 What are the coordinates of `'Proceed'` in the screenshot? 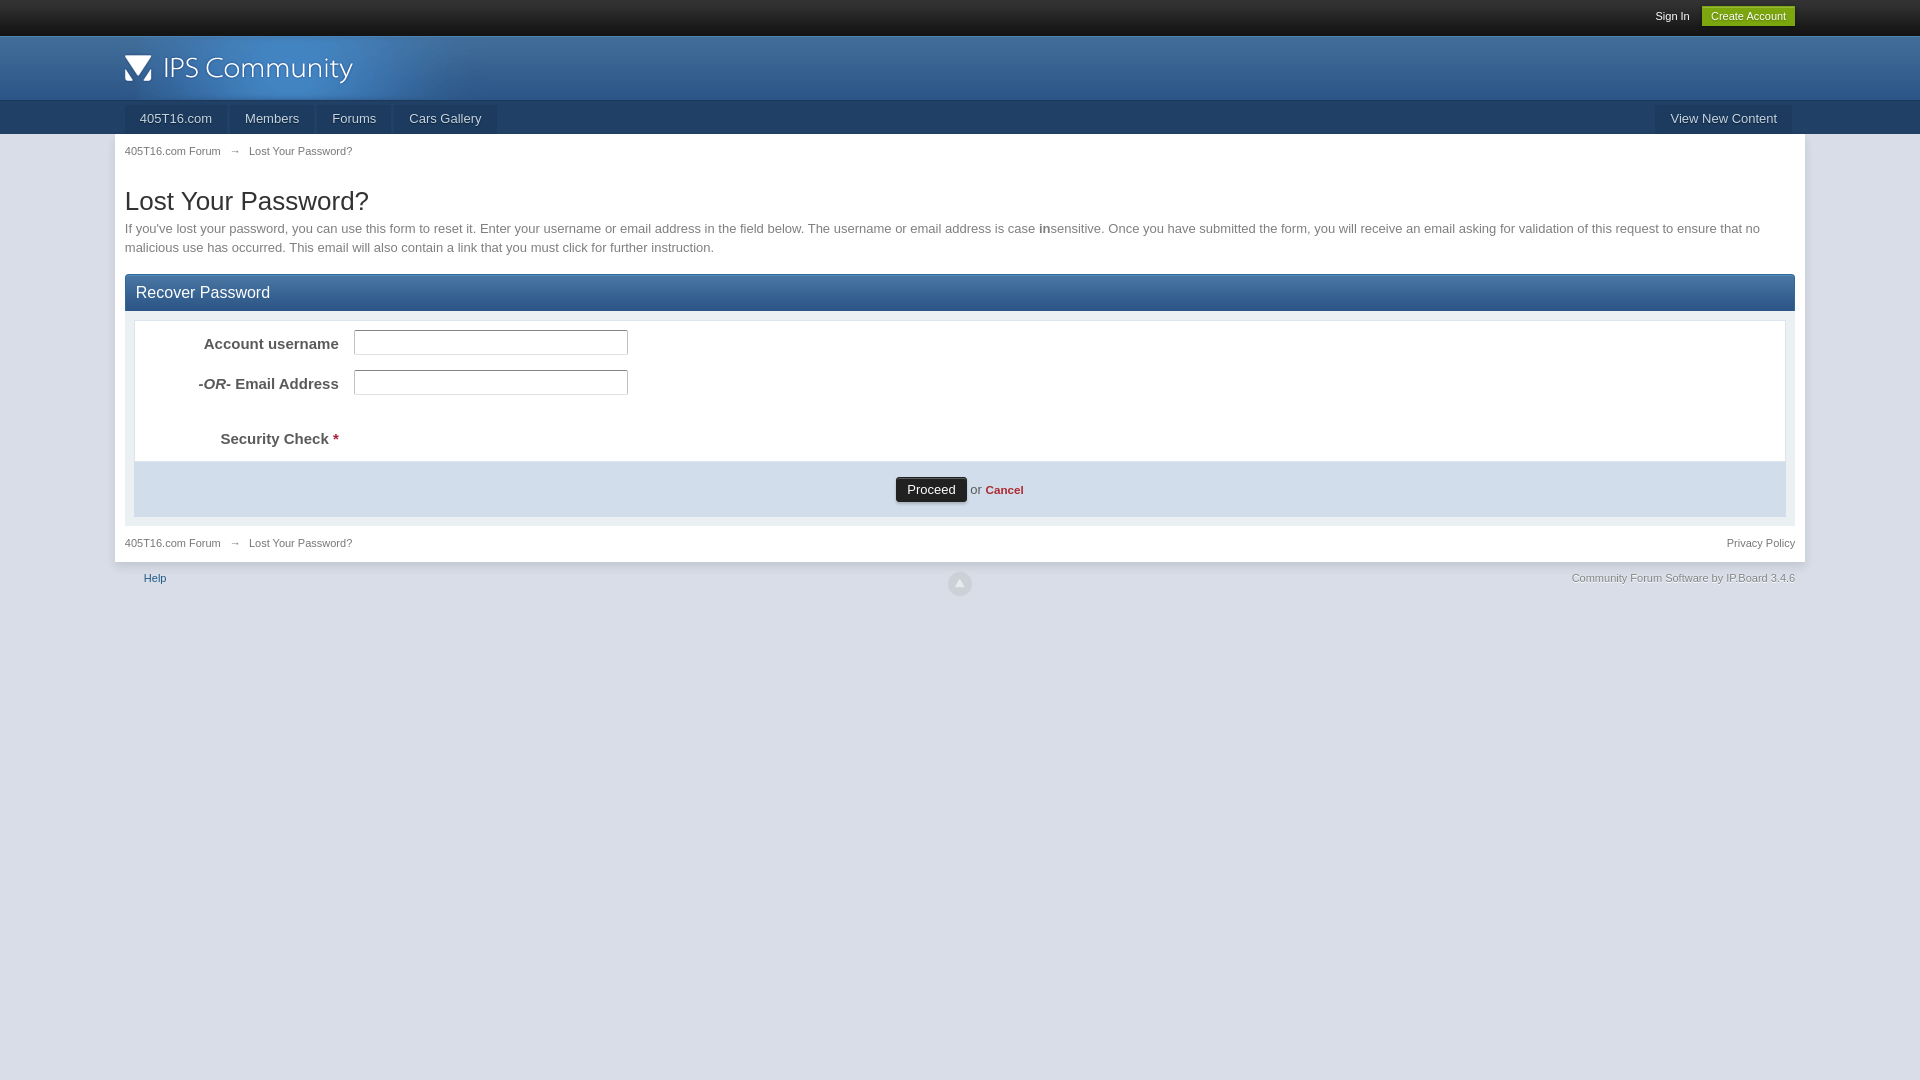 It's located at (930, 489).